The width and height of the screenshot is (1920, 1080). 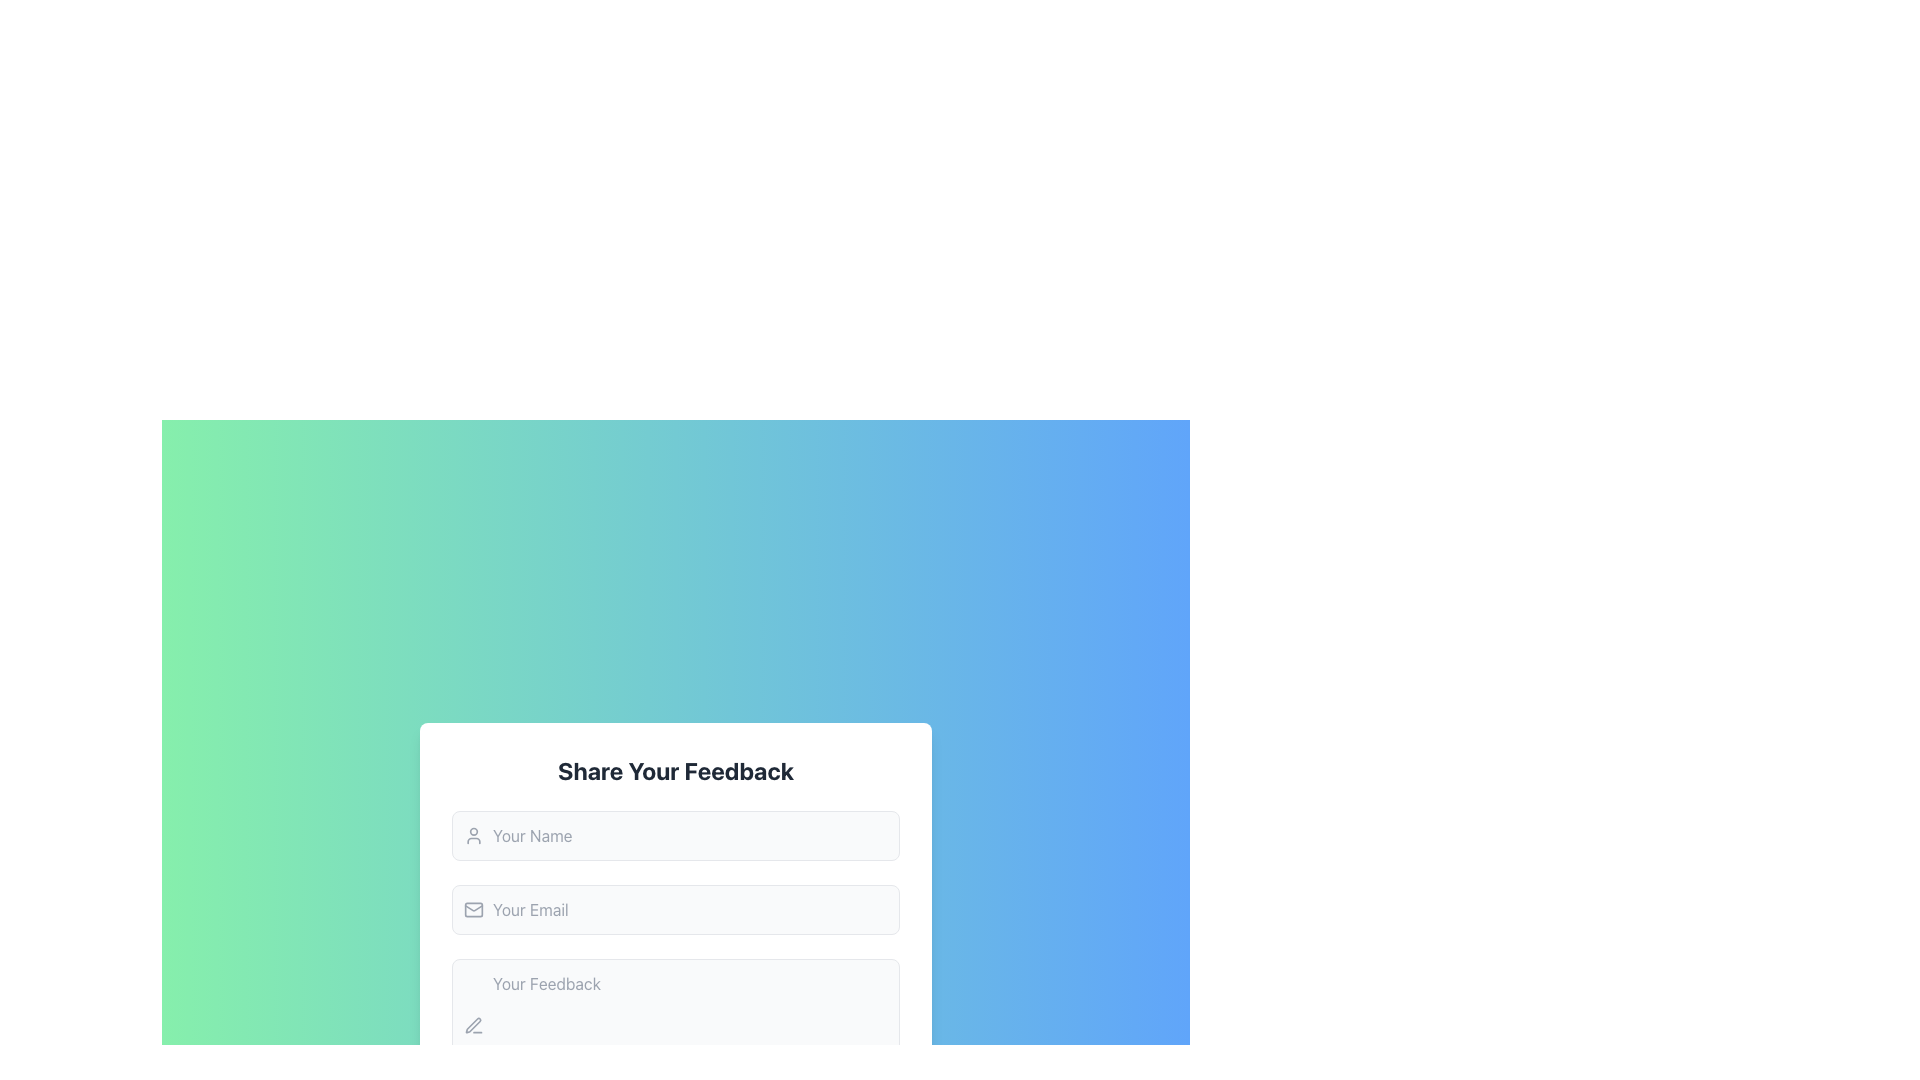 I want to click on the editing icon located at the left margin of the 'Your Feedback' text area, which indicates the area is editable, so click(x=473, y=1026).